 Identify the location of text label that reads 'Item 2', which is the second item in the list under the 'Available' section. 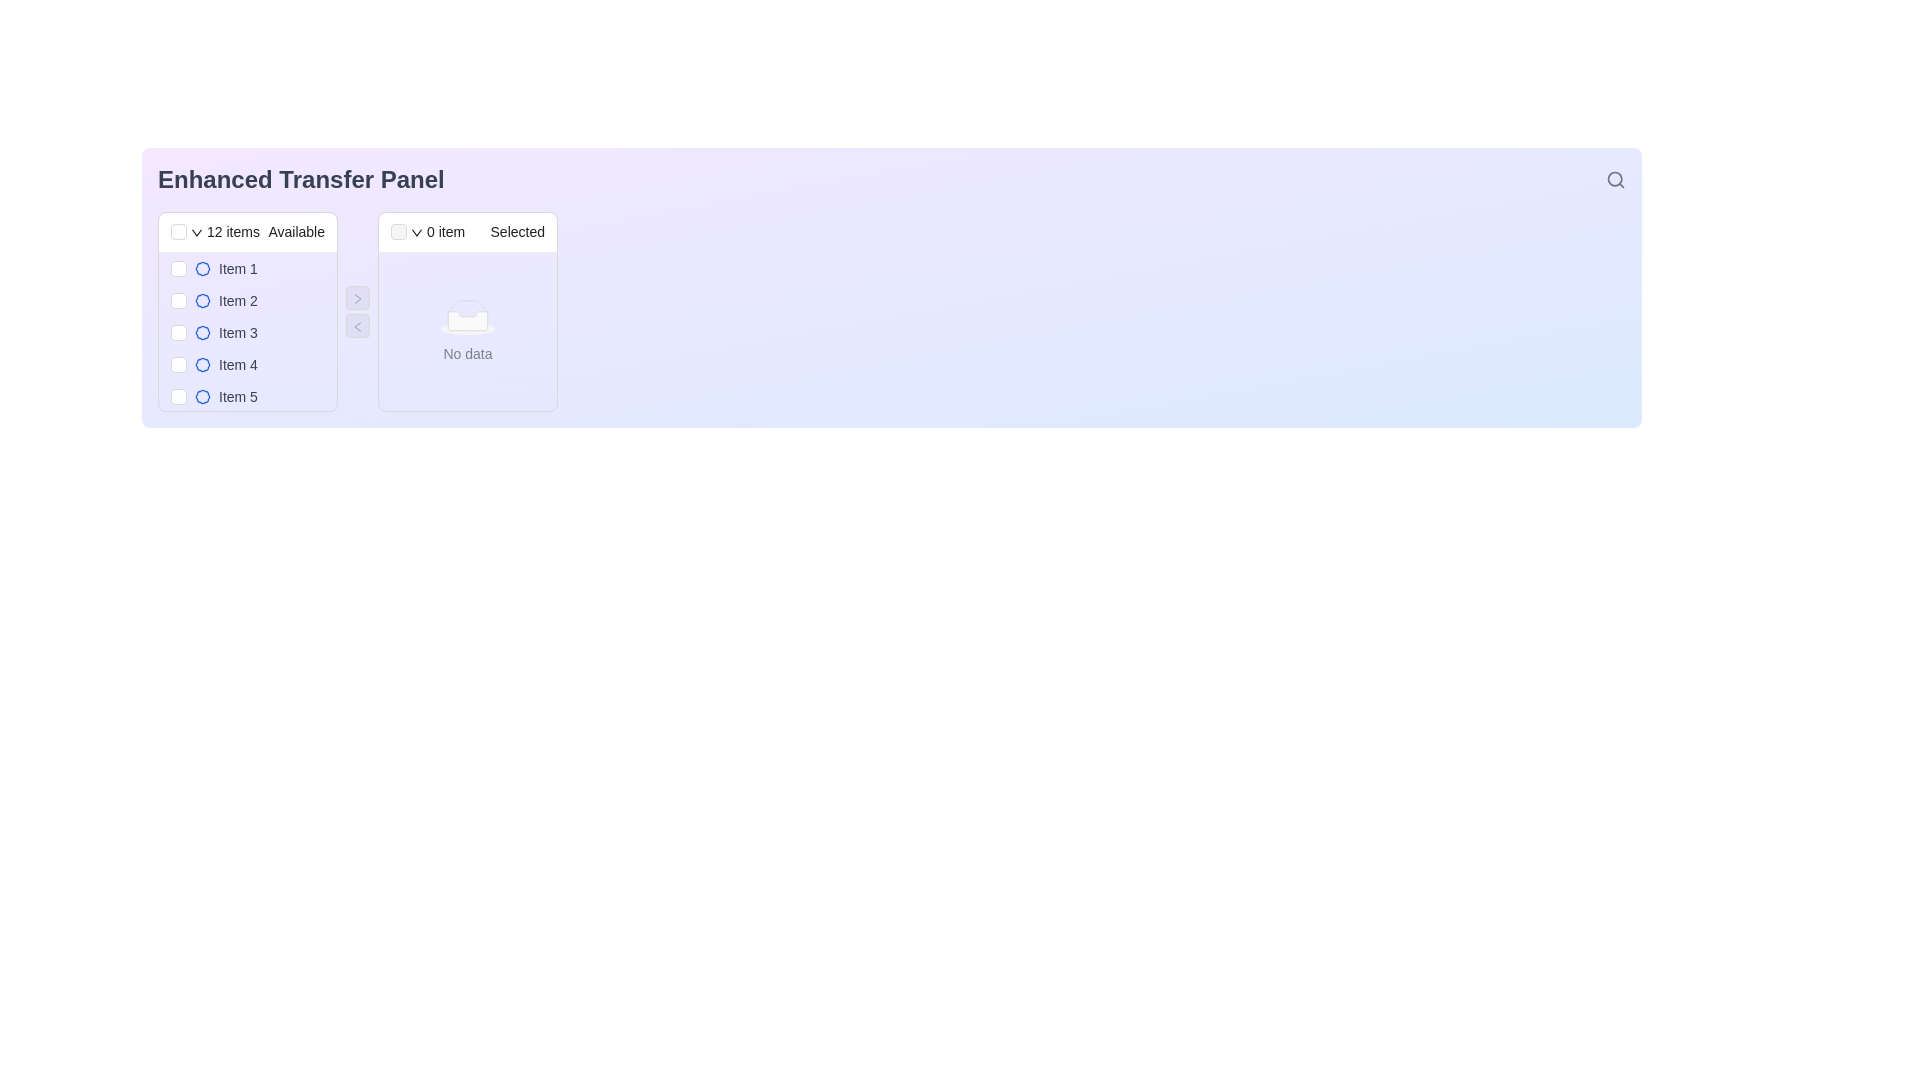
(238, 300).